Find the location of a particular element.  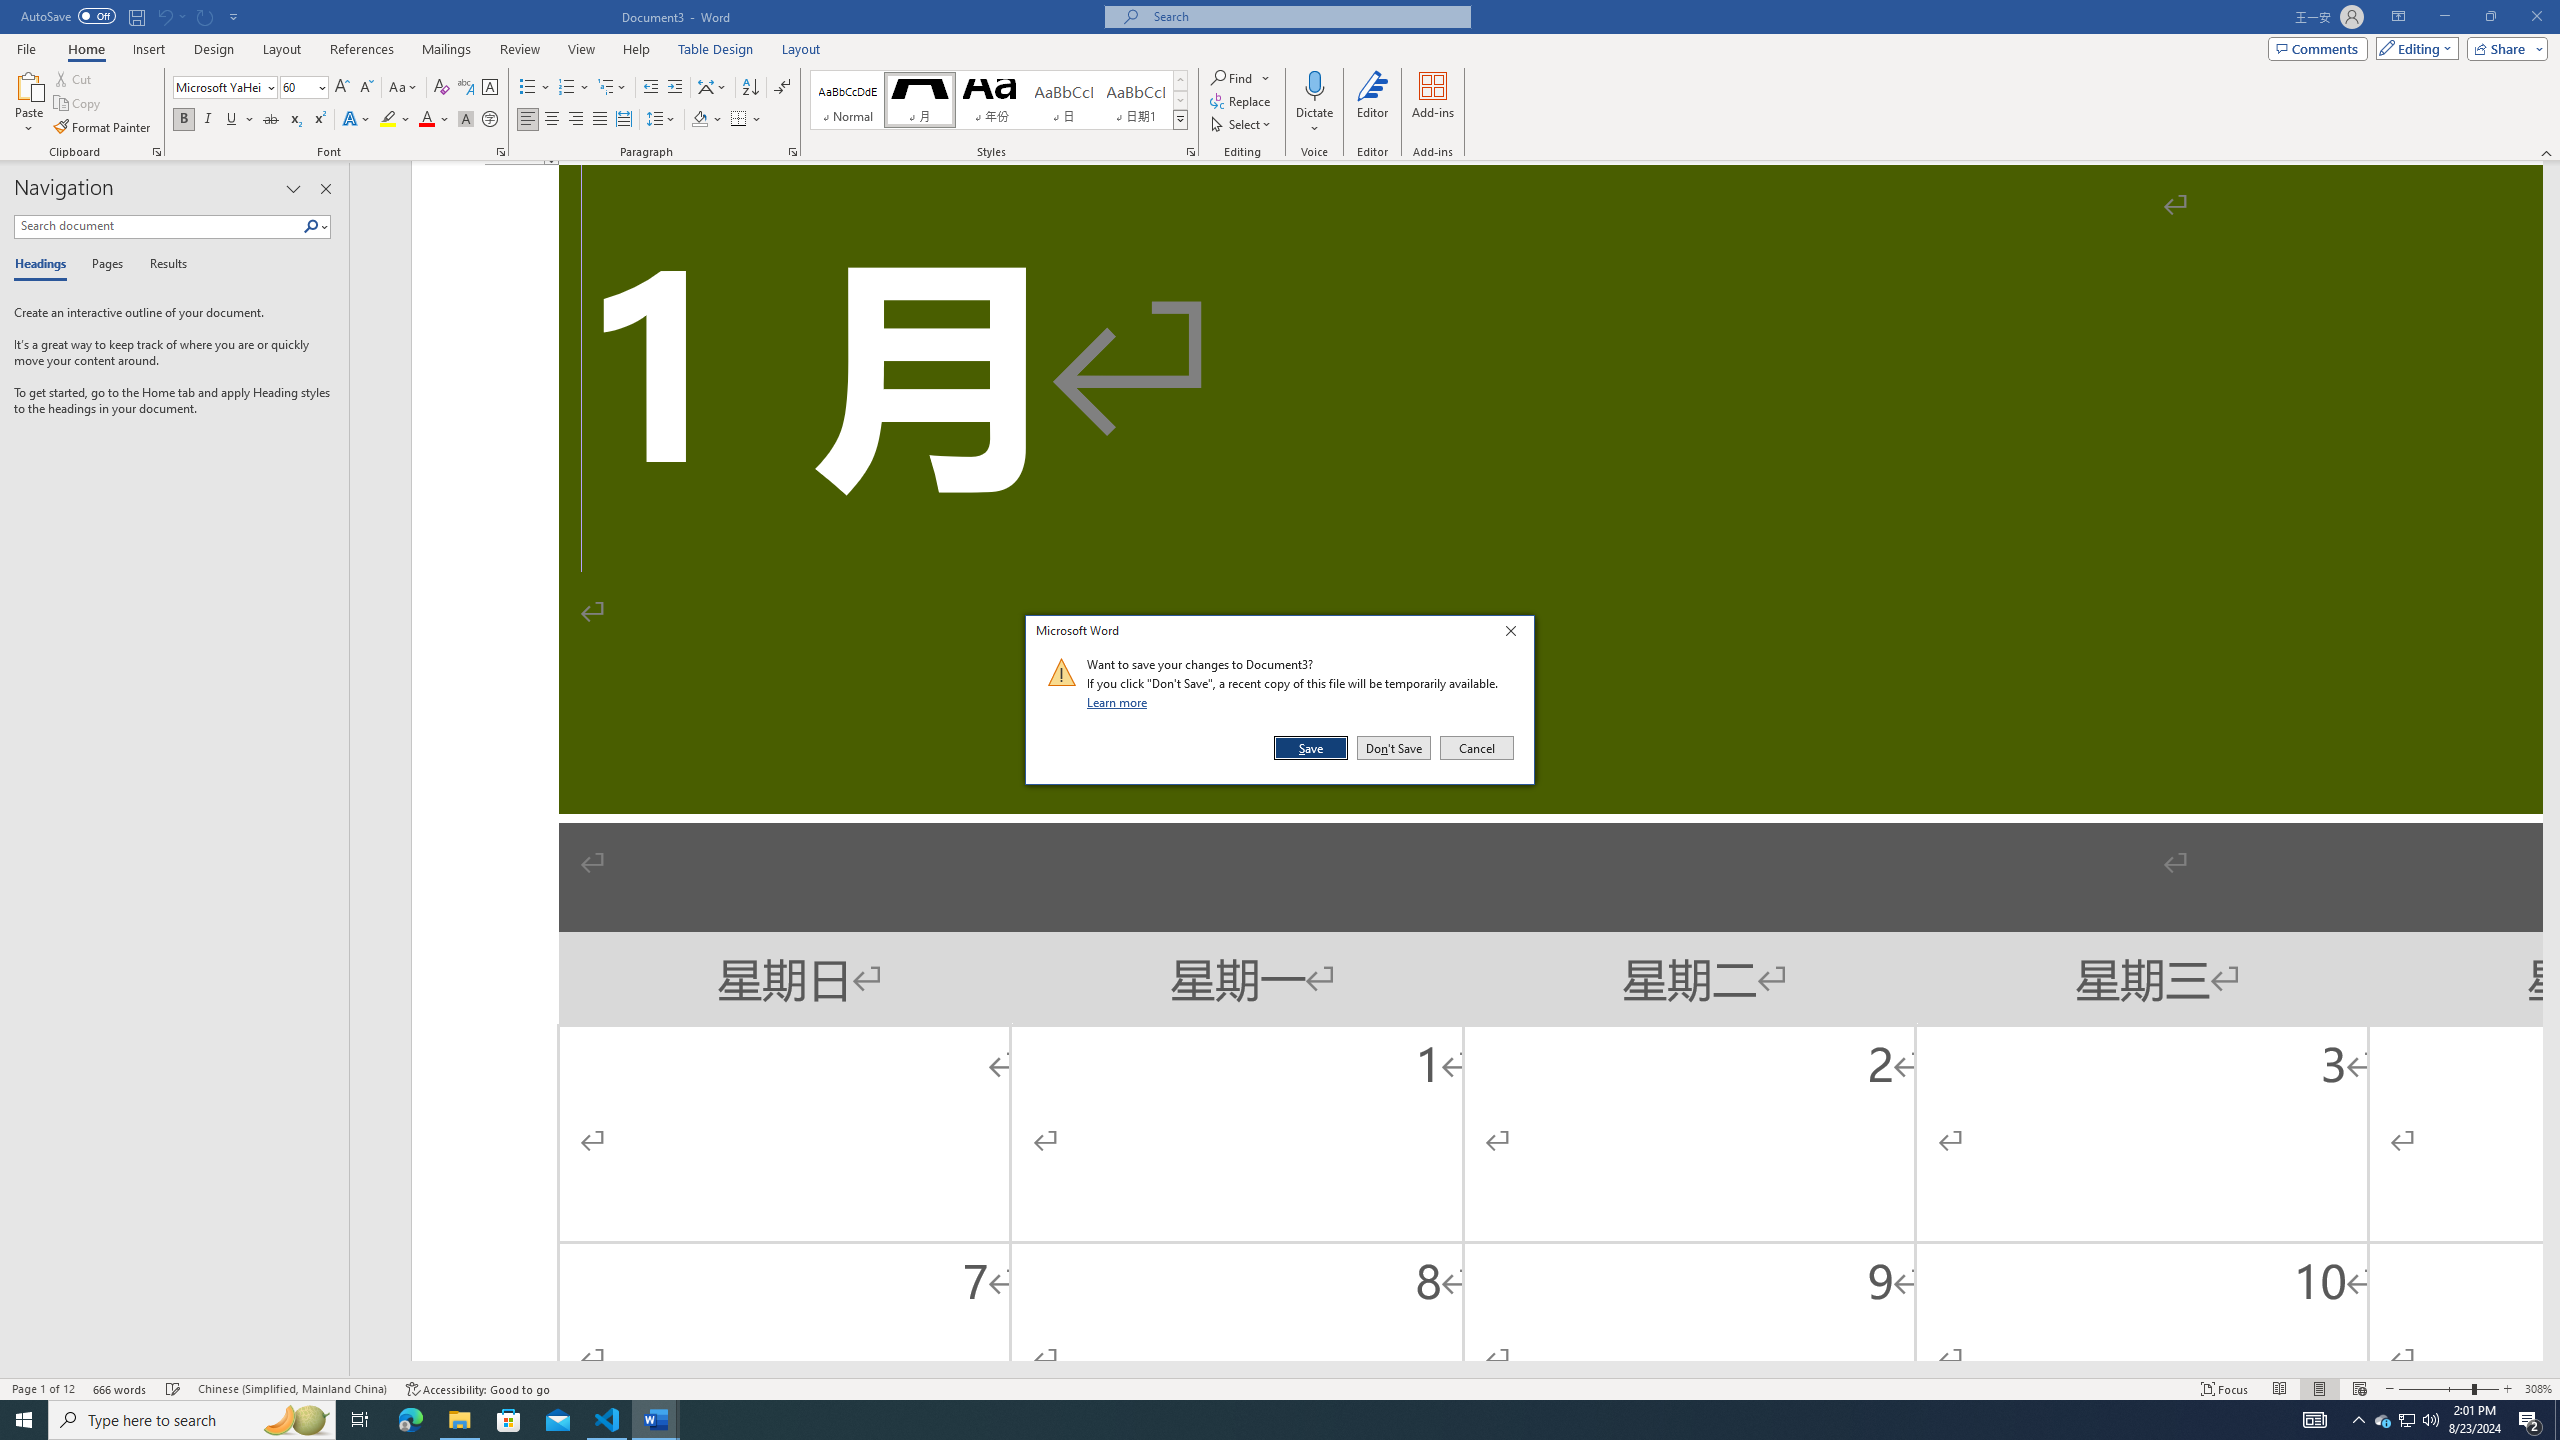

'Underline' is located at coordinates (231, 118).